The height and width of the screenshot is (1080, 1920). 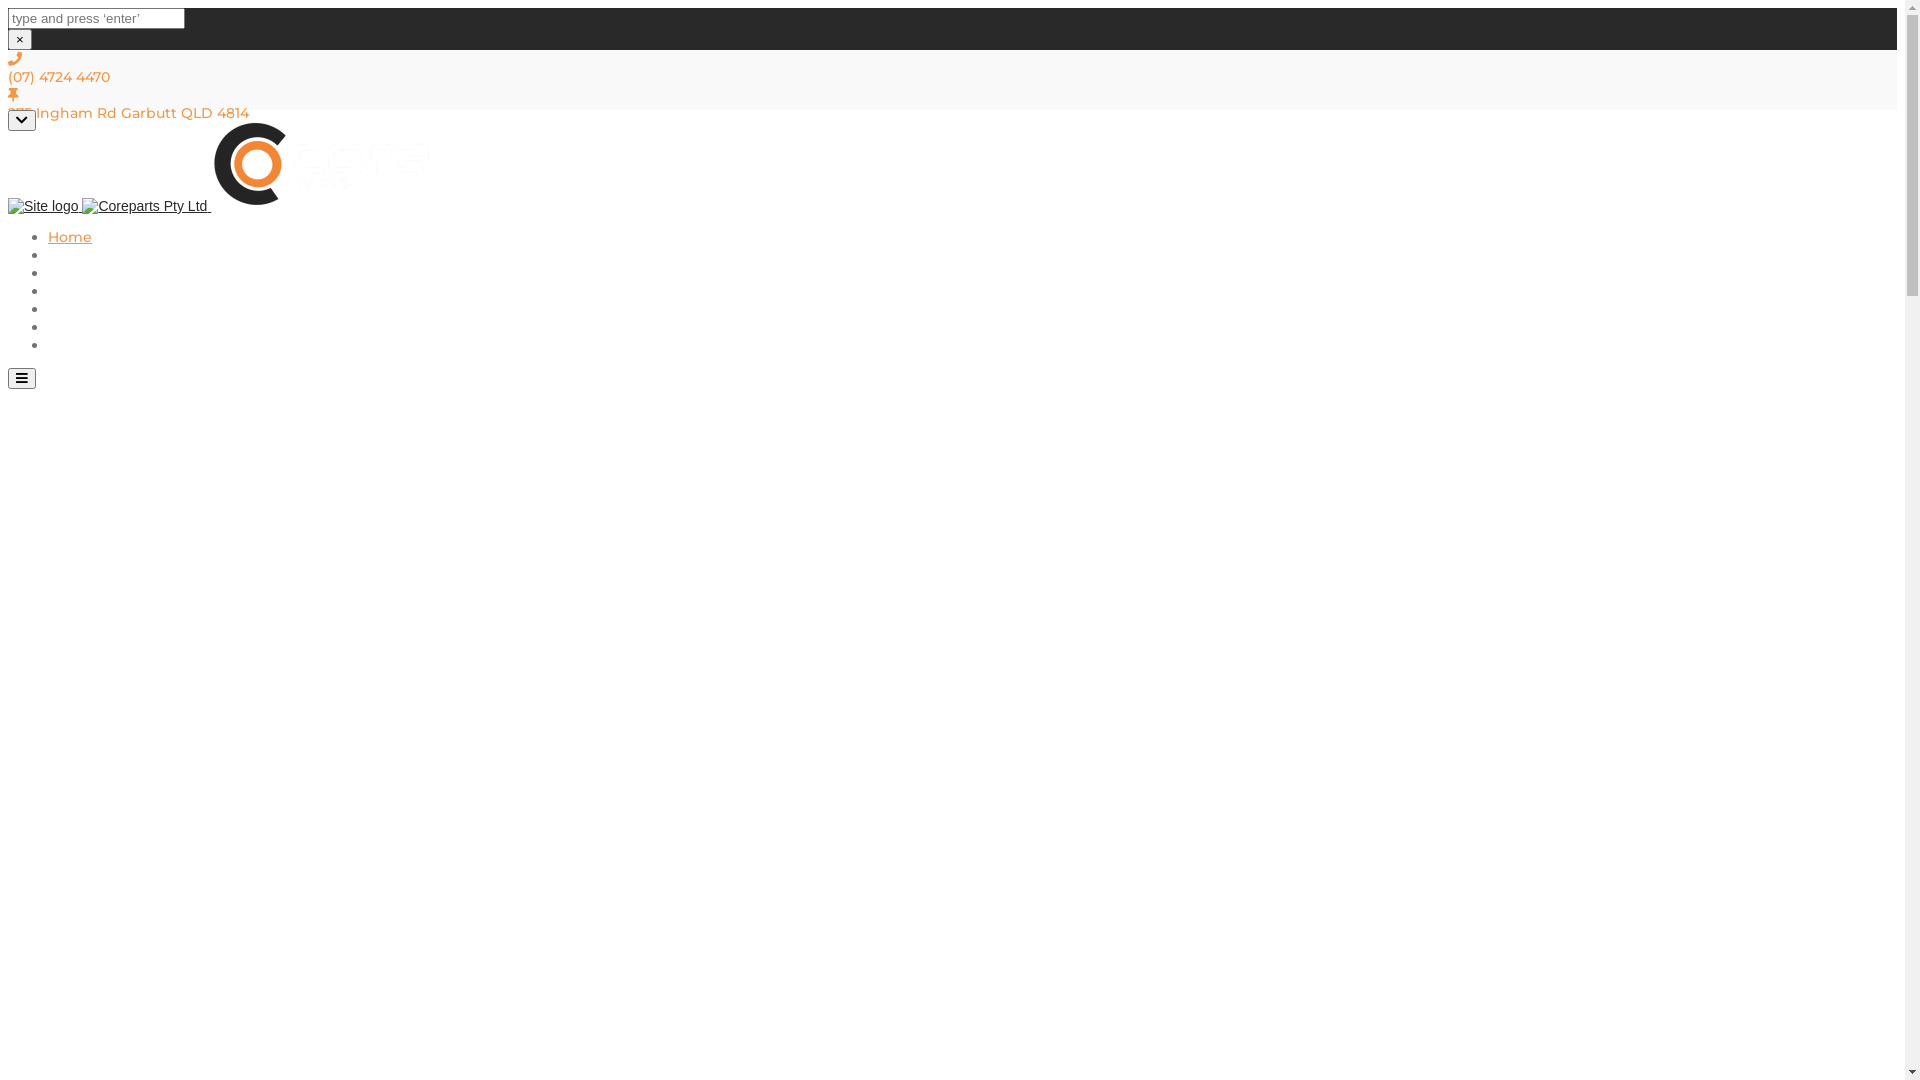 I want to click on 'Caliper Rebuilds', so click(x=105, y=253).